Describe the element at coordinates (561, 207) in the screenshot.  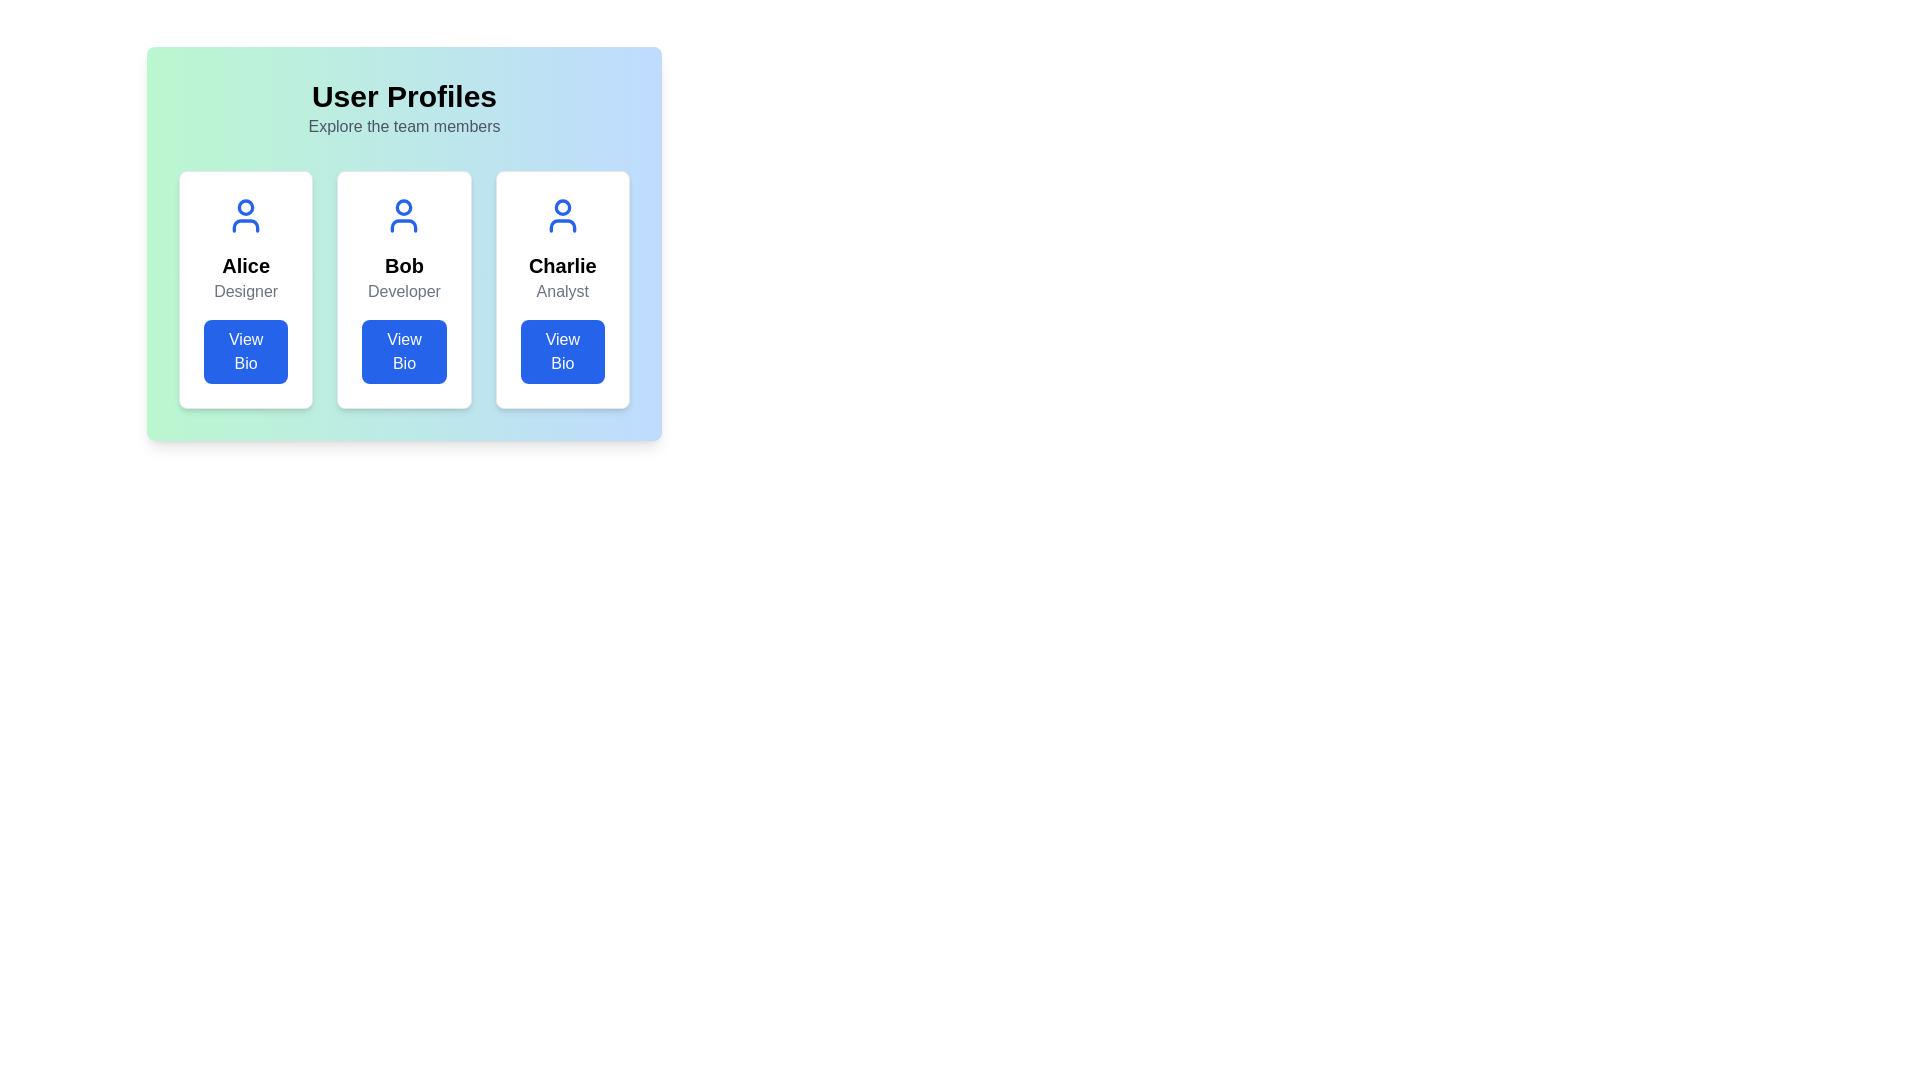
I see `the circular SVG shape representing the head in the 'Charlie' profile card user icon` at that location.